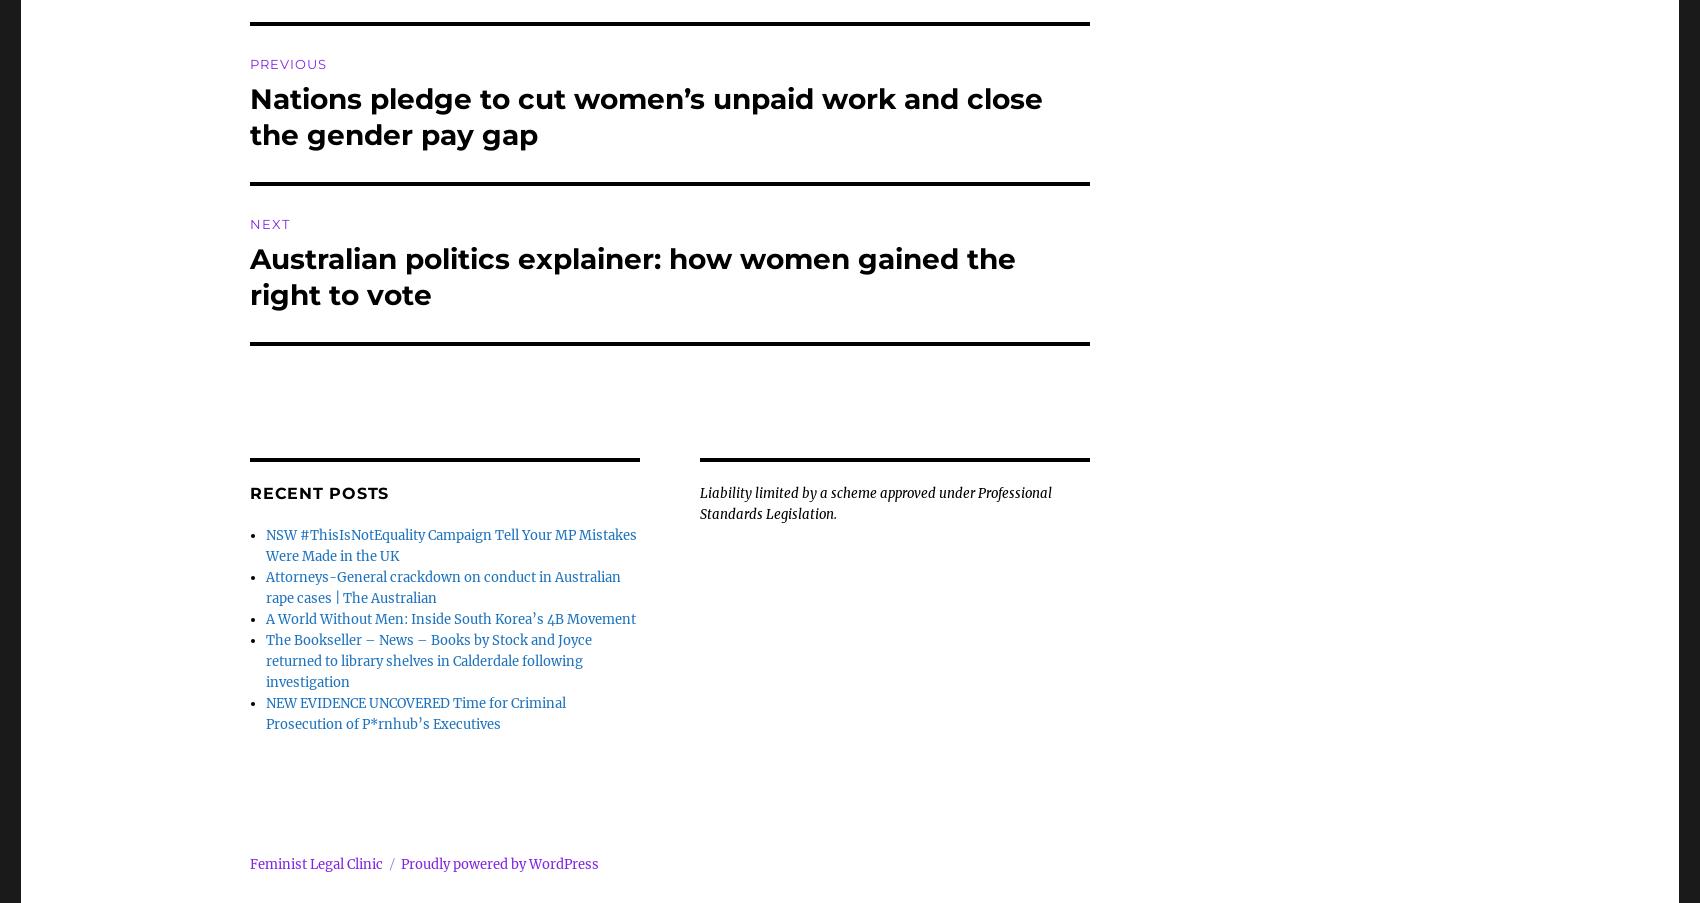 Image resolution: width=1700 pixels, height=903 pixels. I want to click on 'NSW #ThisIsNotEquality Campaign Tell Your MP Mistakes Were Made in the UK', so click(451, 545).